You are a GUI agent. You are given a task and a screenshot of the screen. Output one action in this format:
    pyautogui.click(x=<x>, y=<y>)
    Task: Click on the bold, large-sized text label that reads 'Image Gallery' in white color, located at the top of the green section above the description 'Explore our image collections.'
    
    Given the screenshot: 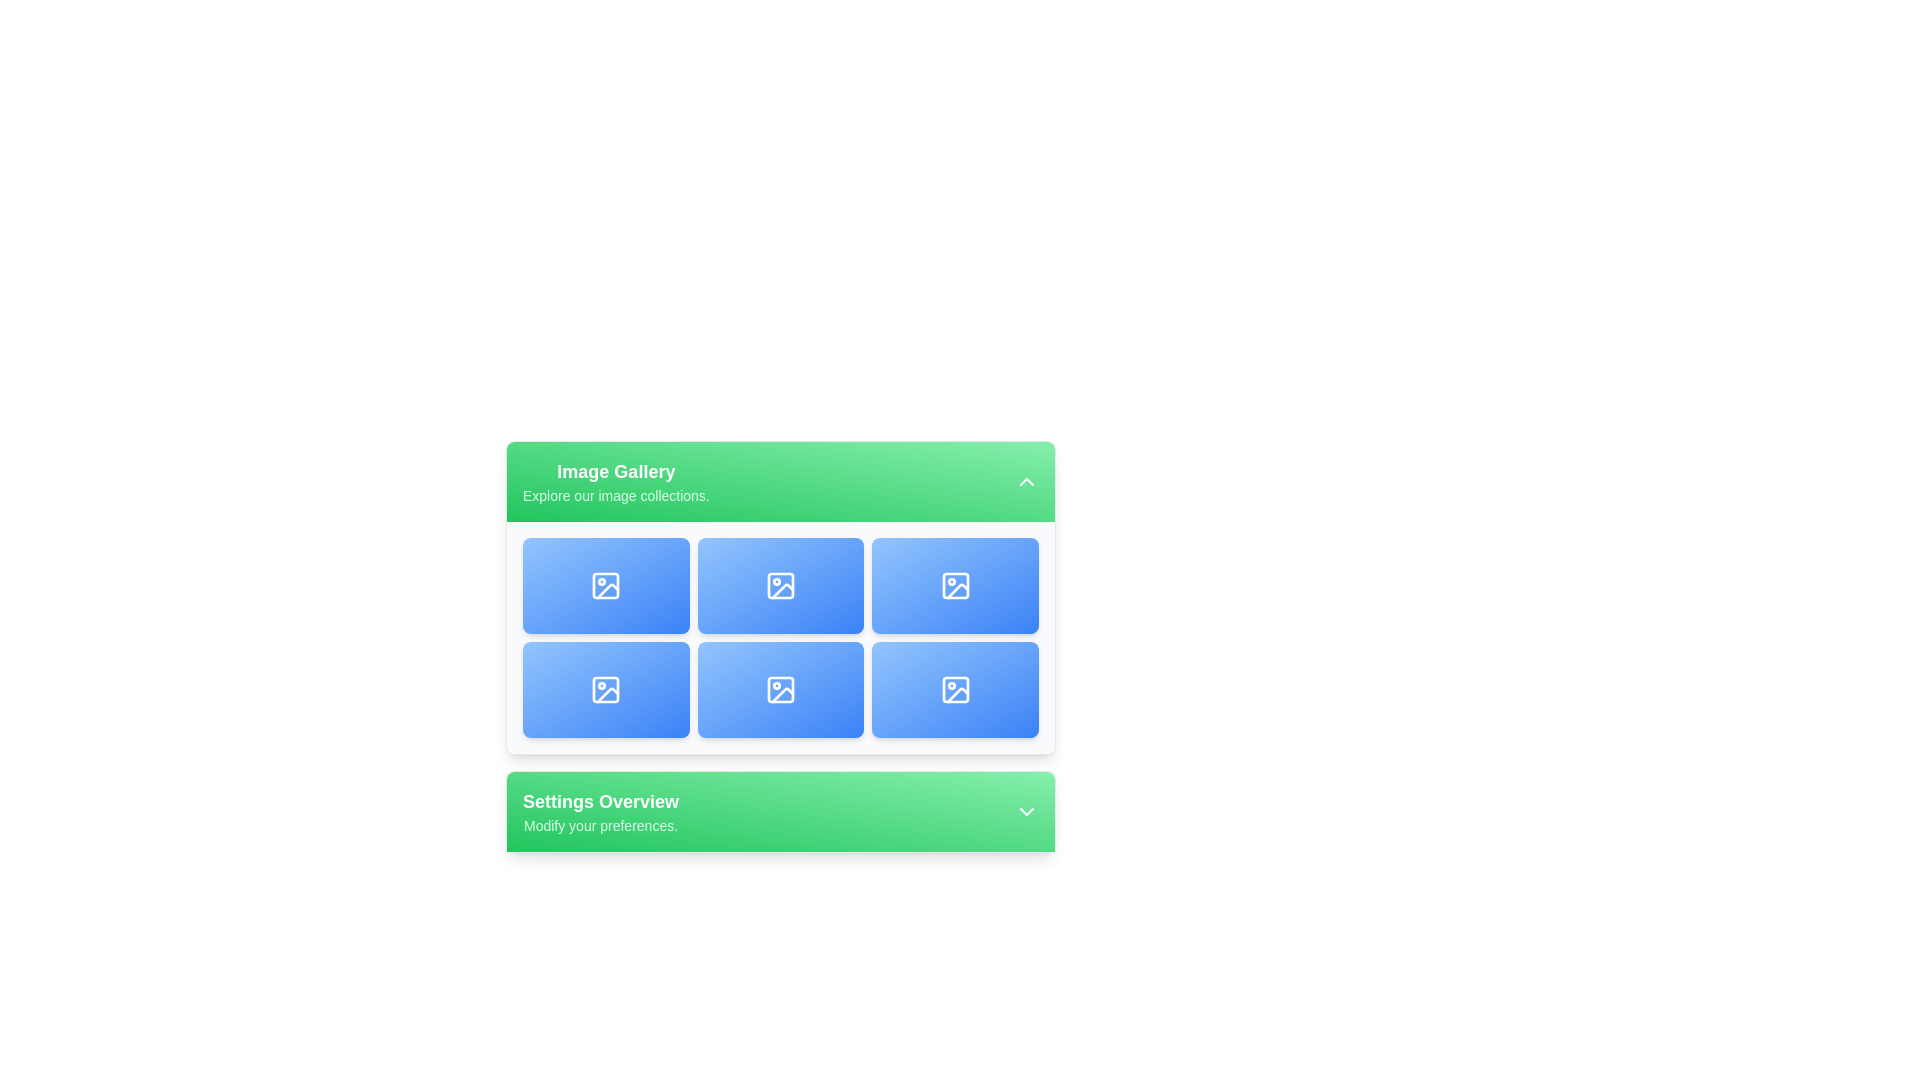 What is the action you would take?
    pyautogui.click(x=615, y=471)
    